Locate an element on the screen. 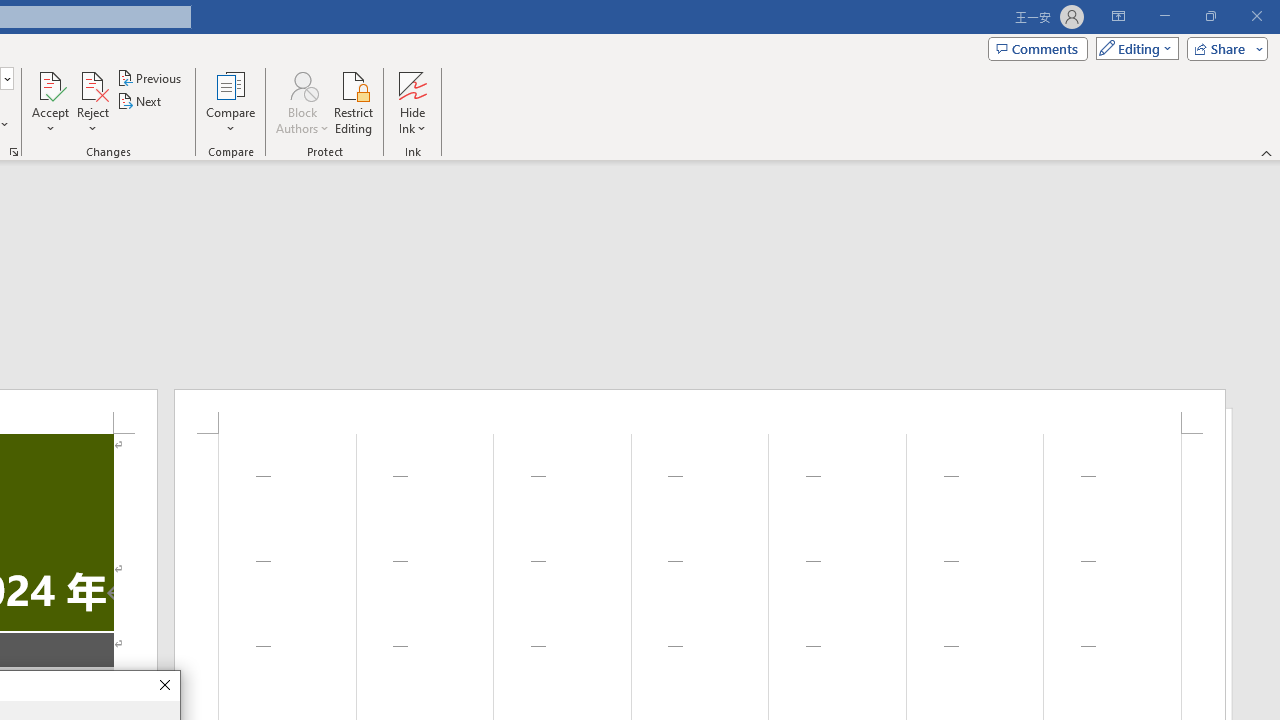 The image size is (1280, 720). 'Accept and Move to Next' is located at coordinates (50, 84).